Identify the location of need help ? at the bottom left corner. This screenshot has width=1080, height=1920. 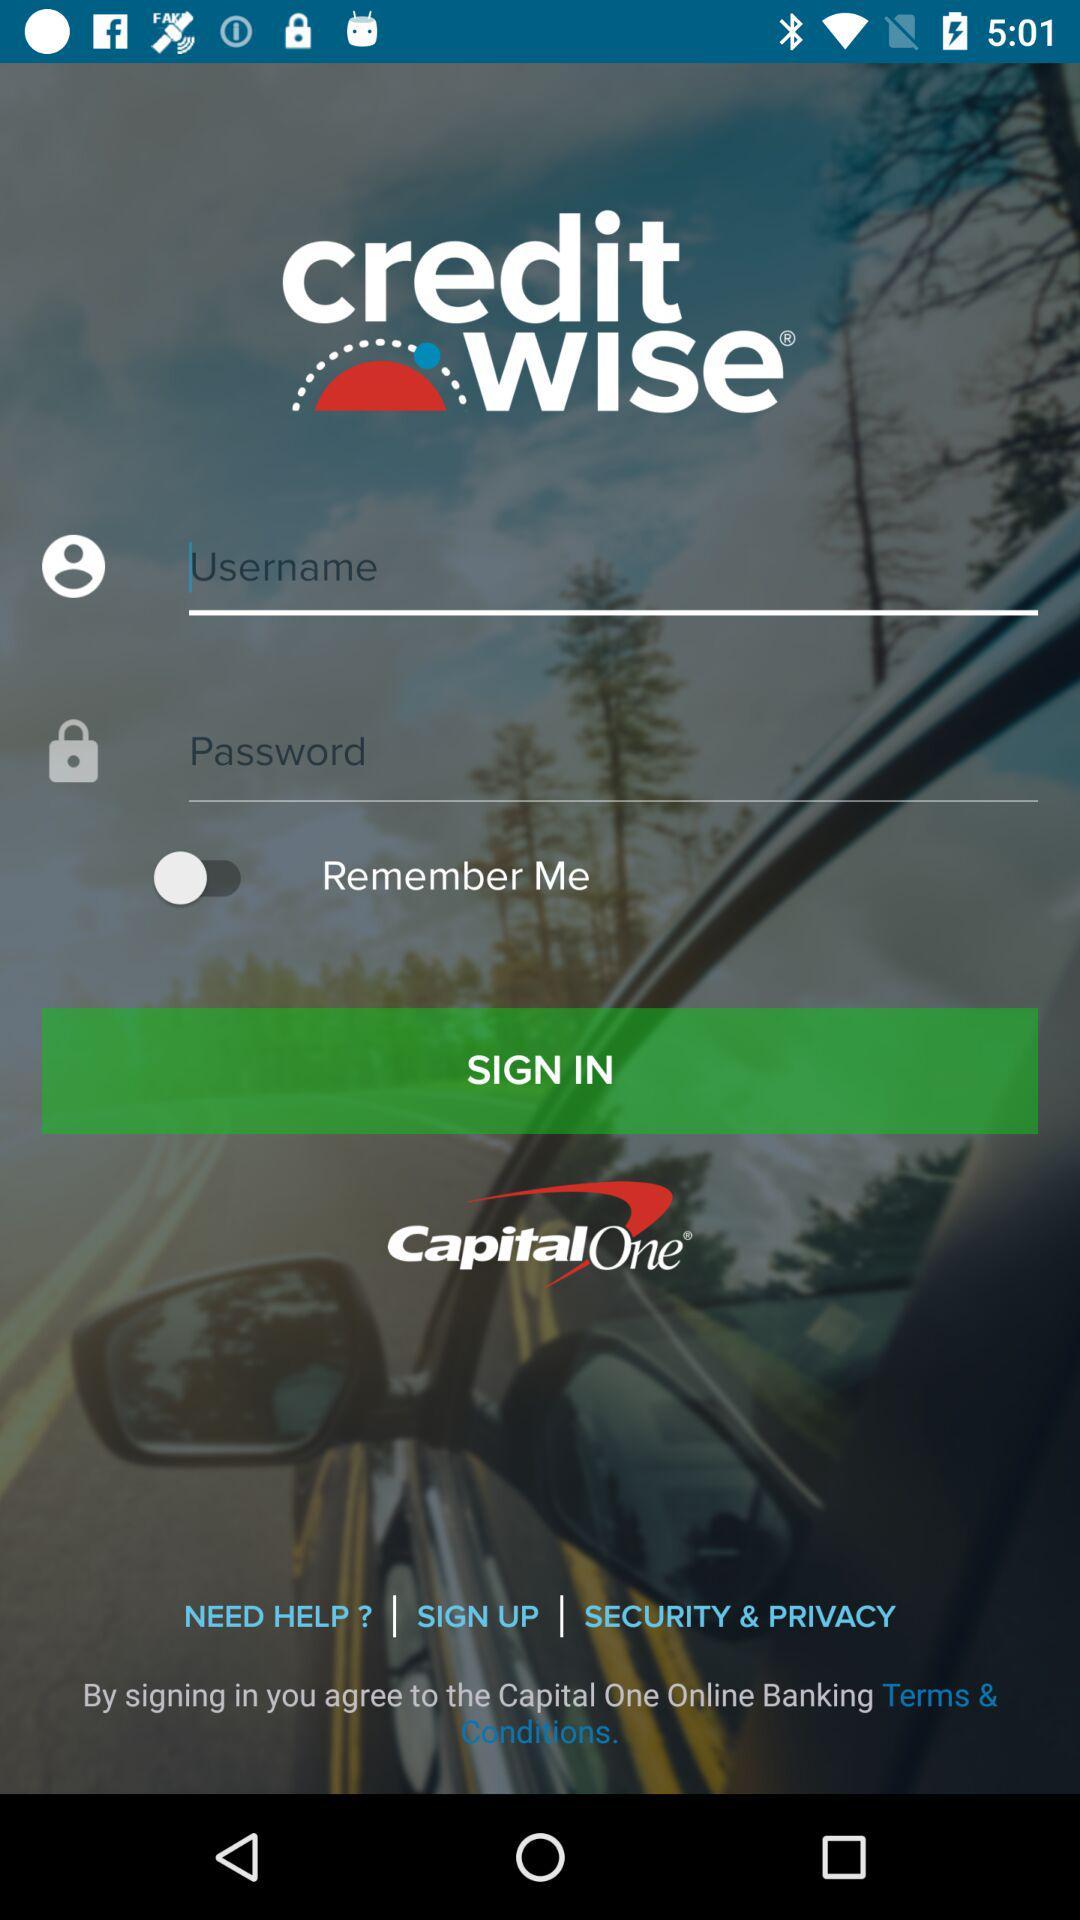
(277, 1616).